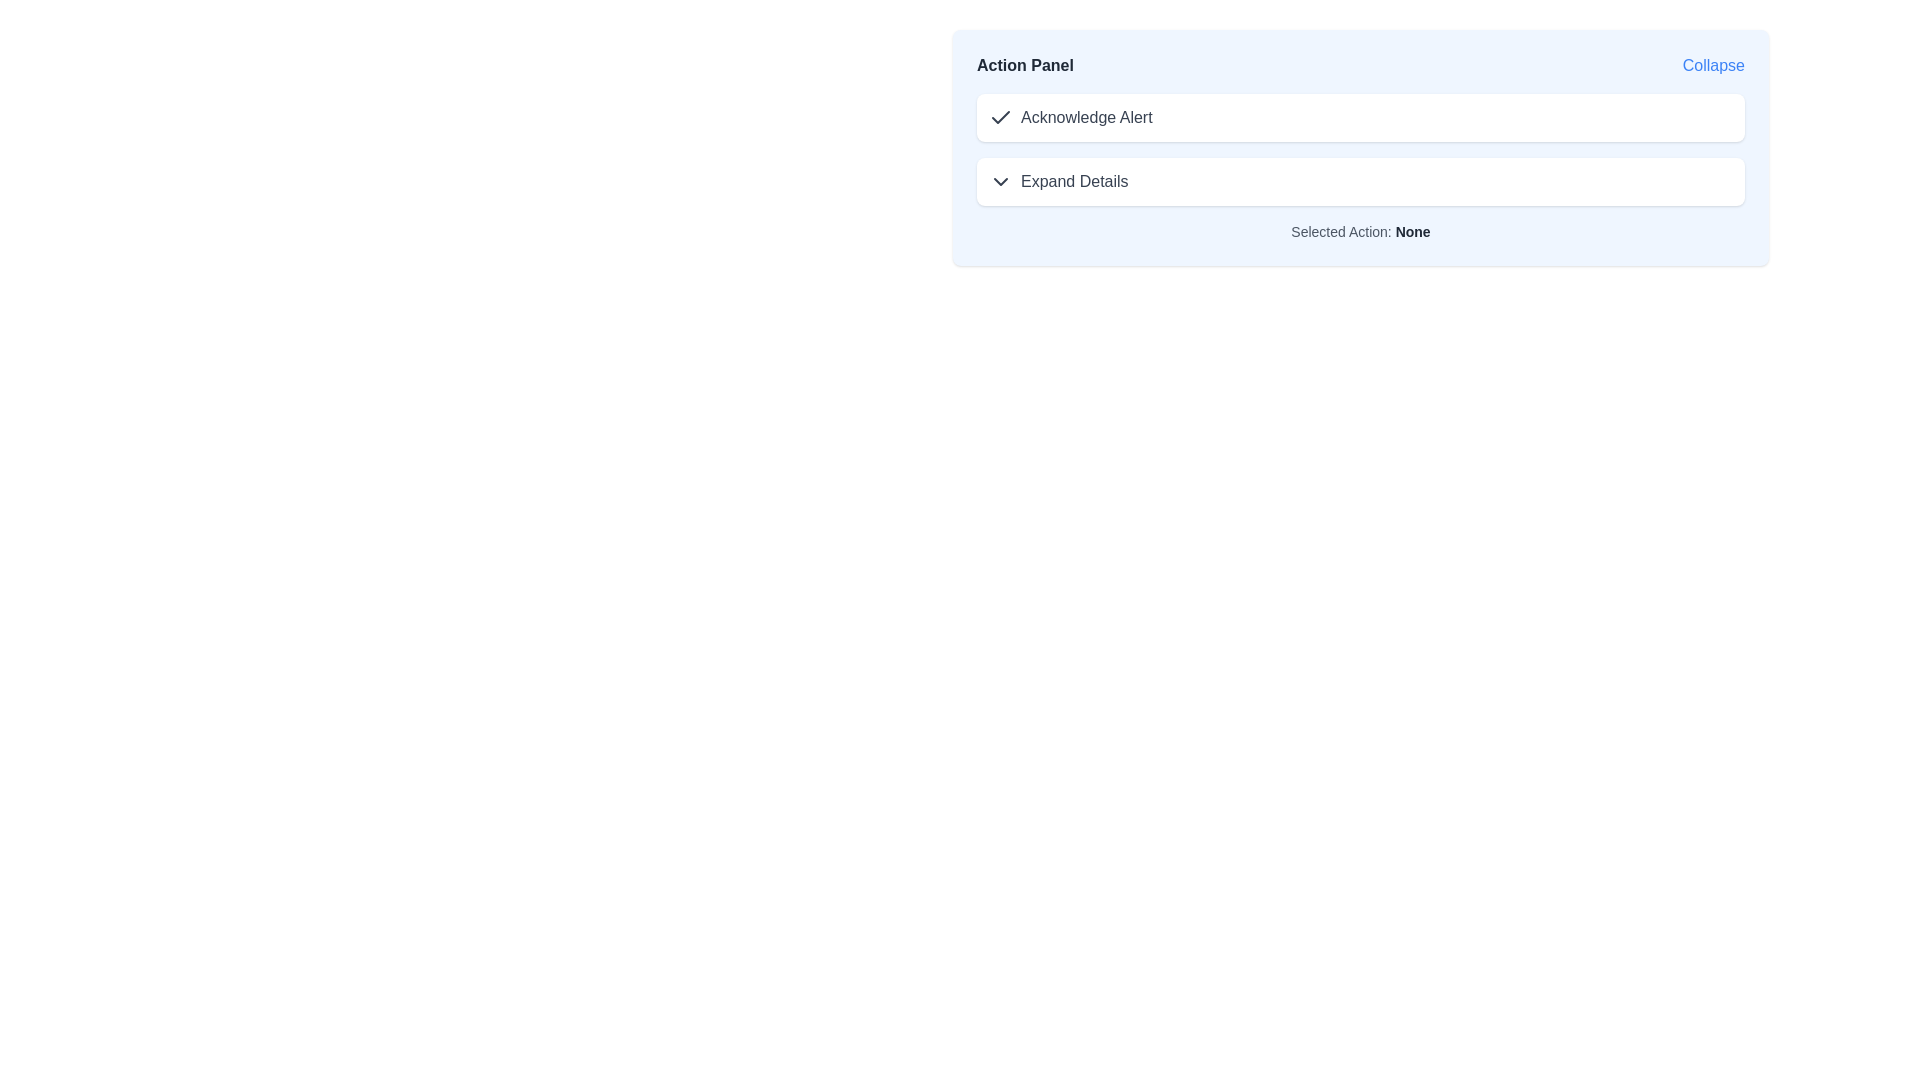 The height and width of the screenshot is (1080, 1920). Describe the element at coordinates (1360, 149) in the screenshot. I see `the Interactive section with multiple selectable subsections in the 'Action Panel'` at that location.